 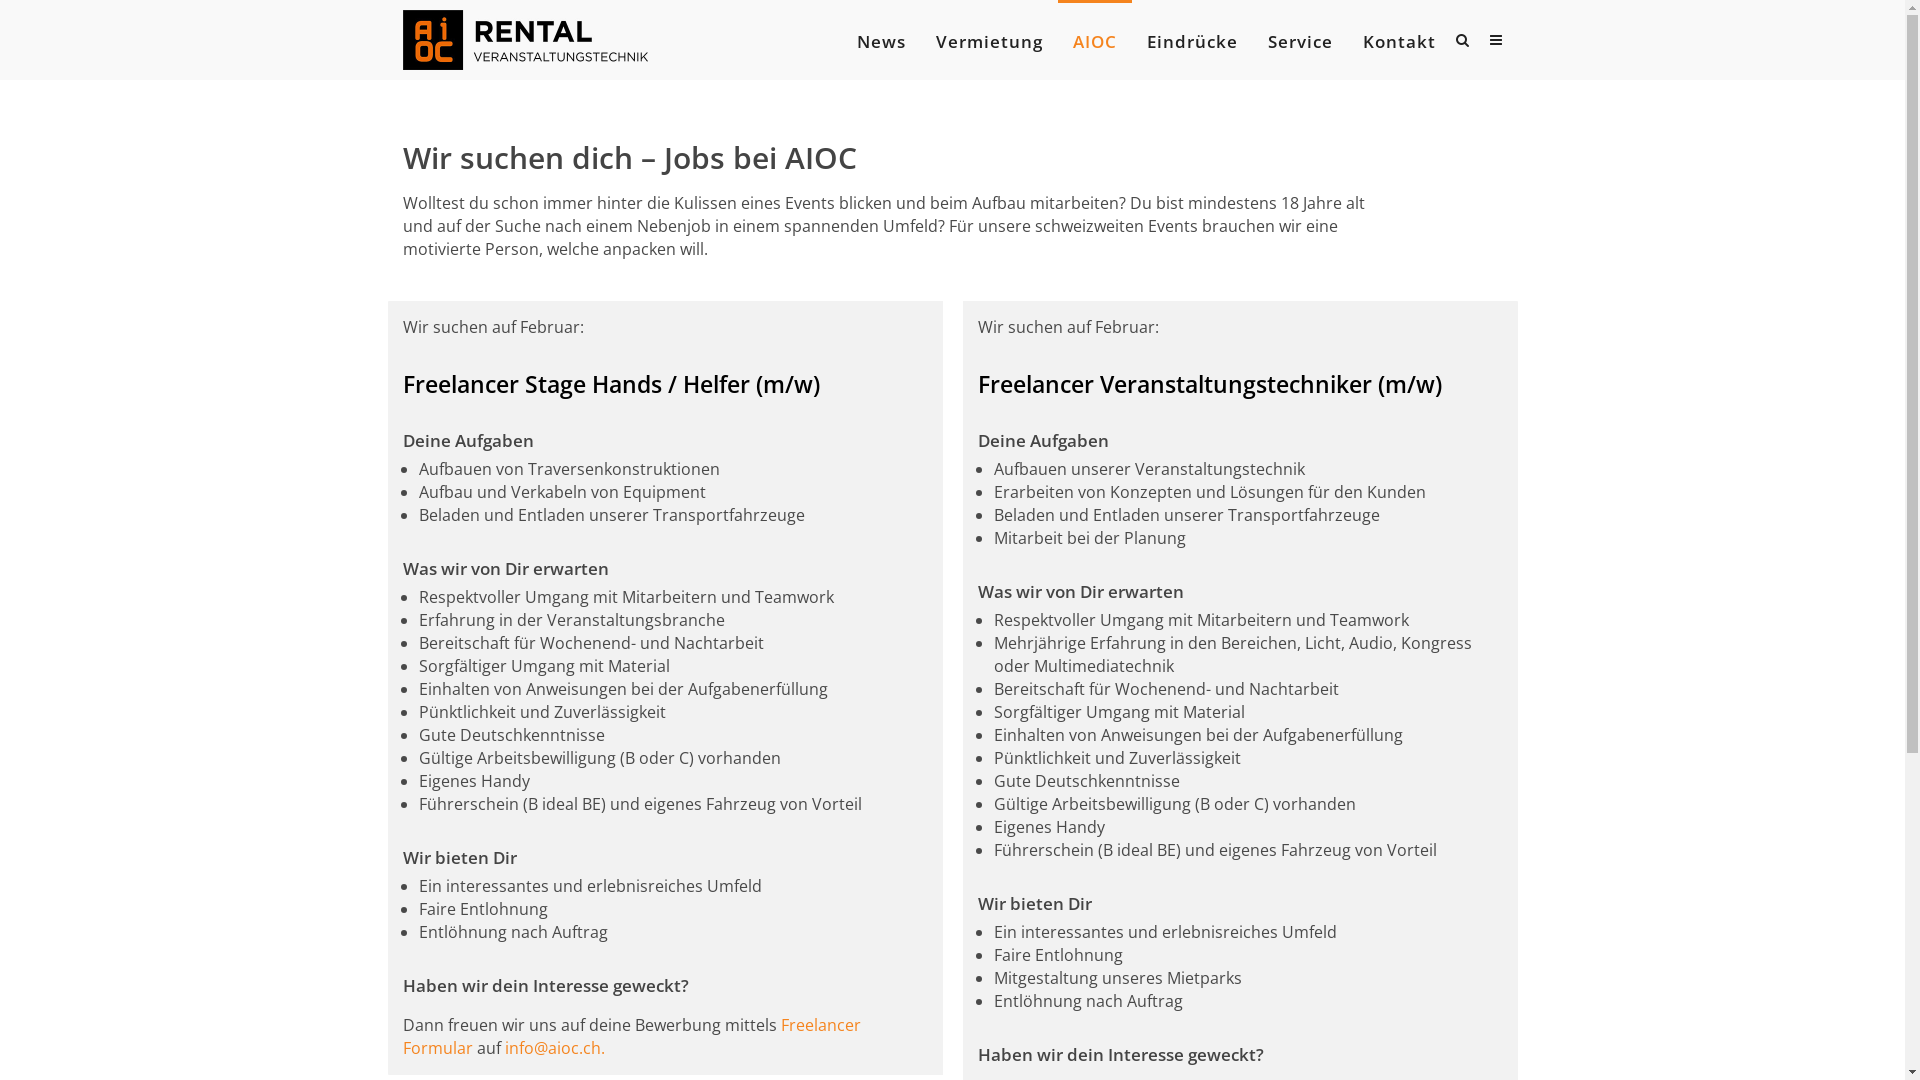 I want to click on 'Vermietung', so click(x=989, y=42).